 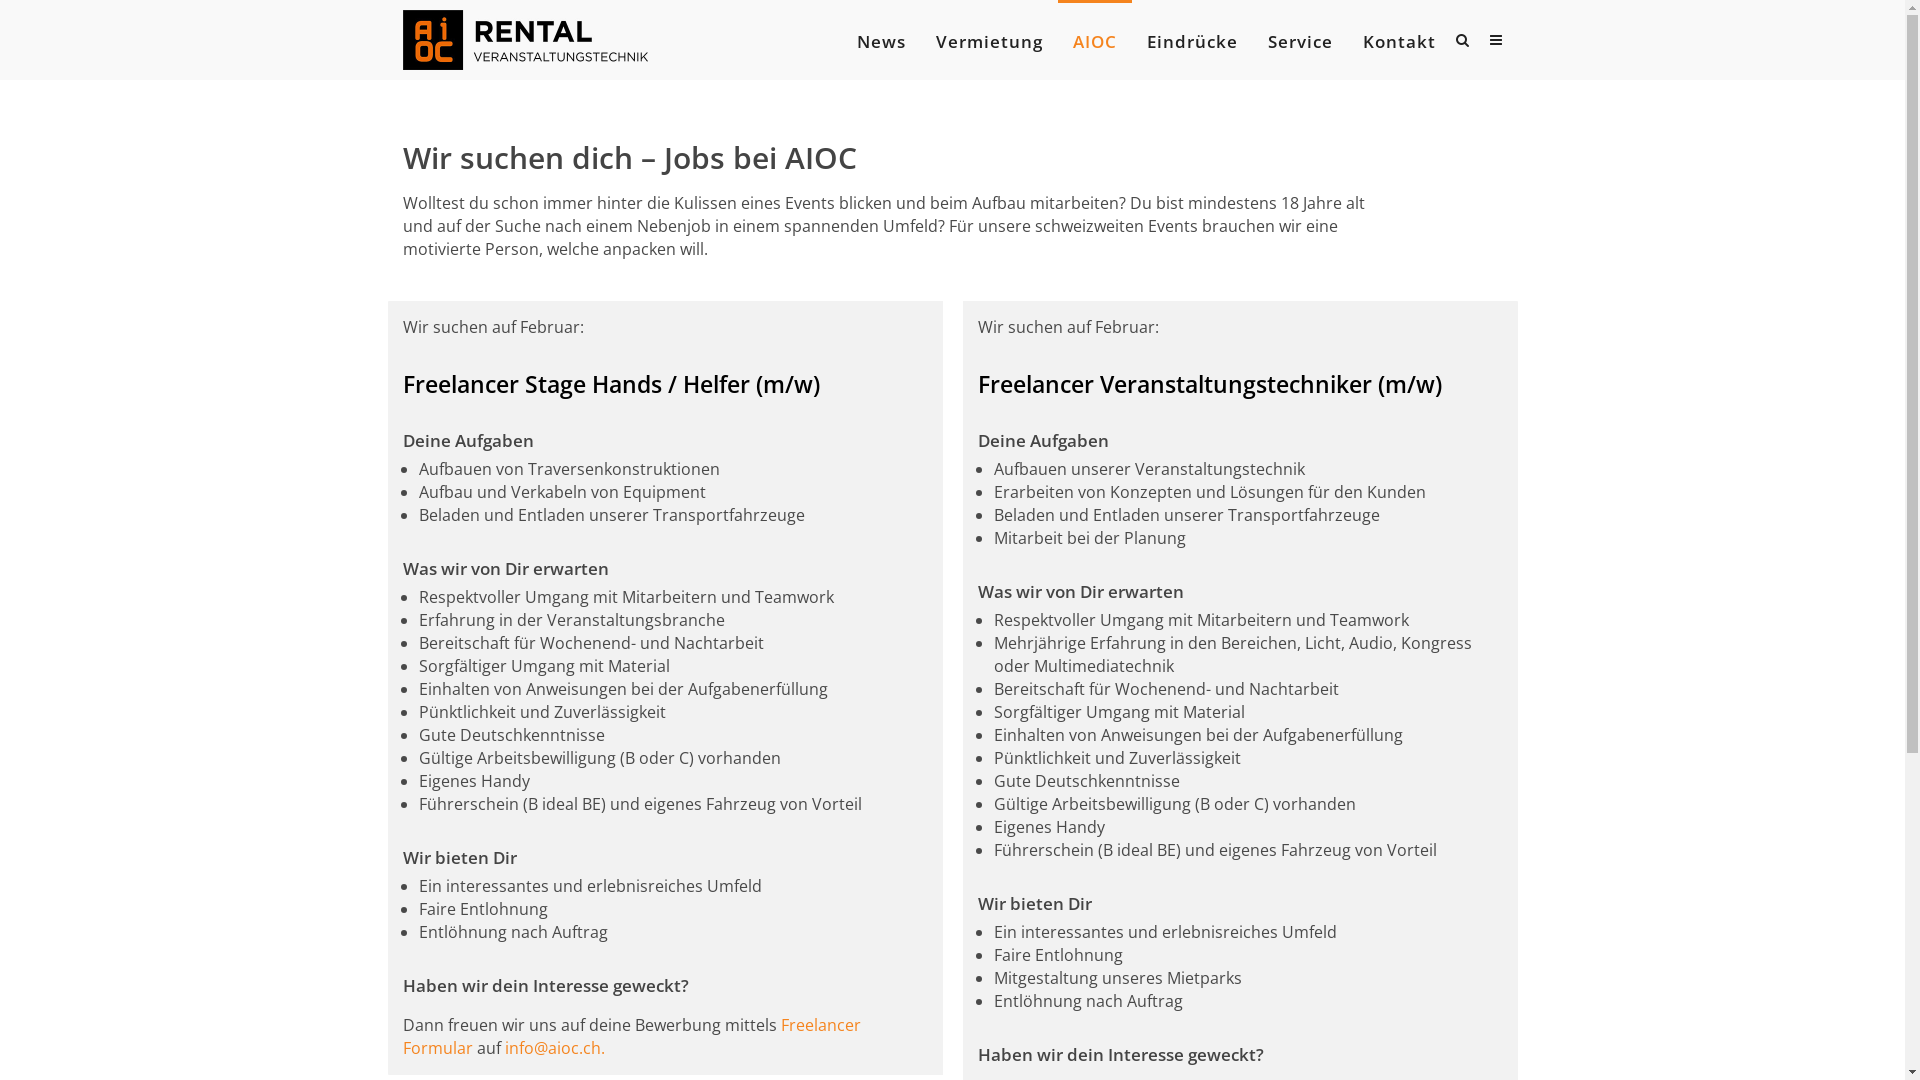 I want to click on 'Vermietung', so click(x=989, y=42).